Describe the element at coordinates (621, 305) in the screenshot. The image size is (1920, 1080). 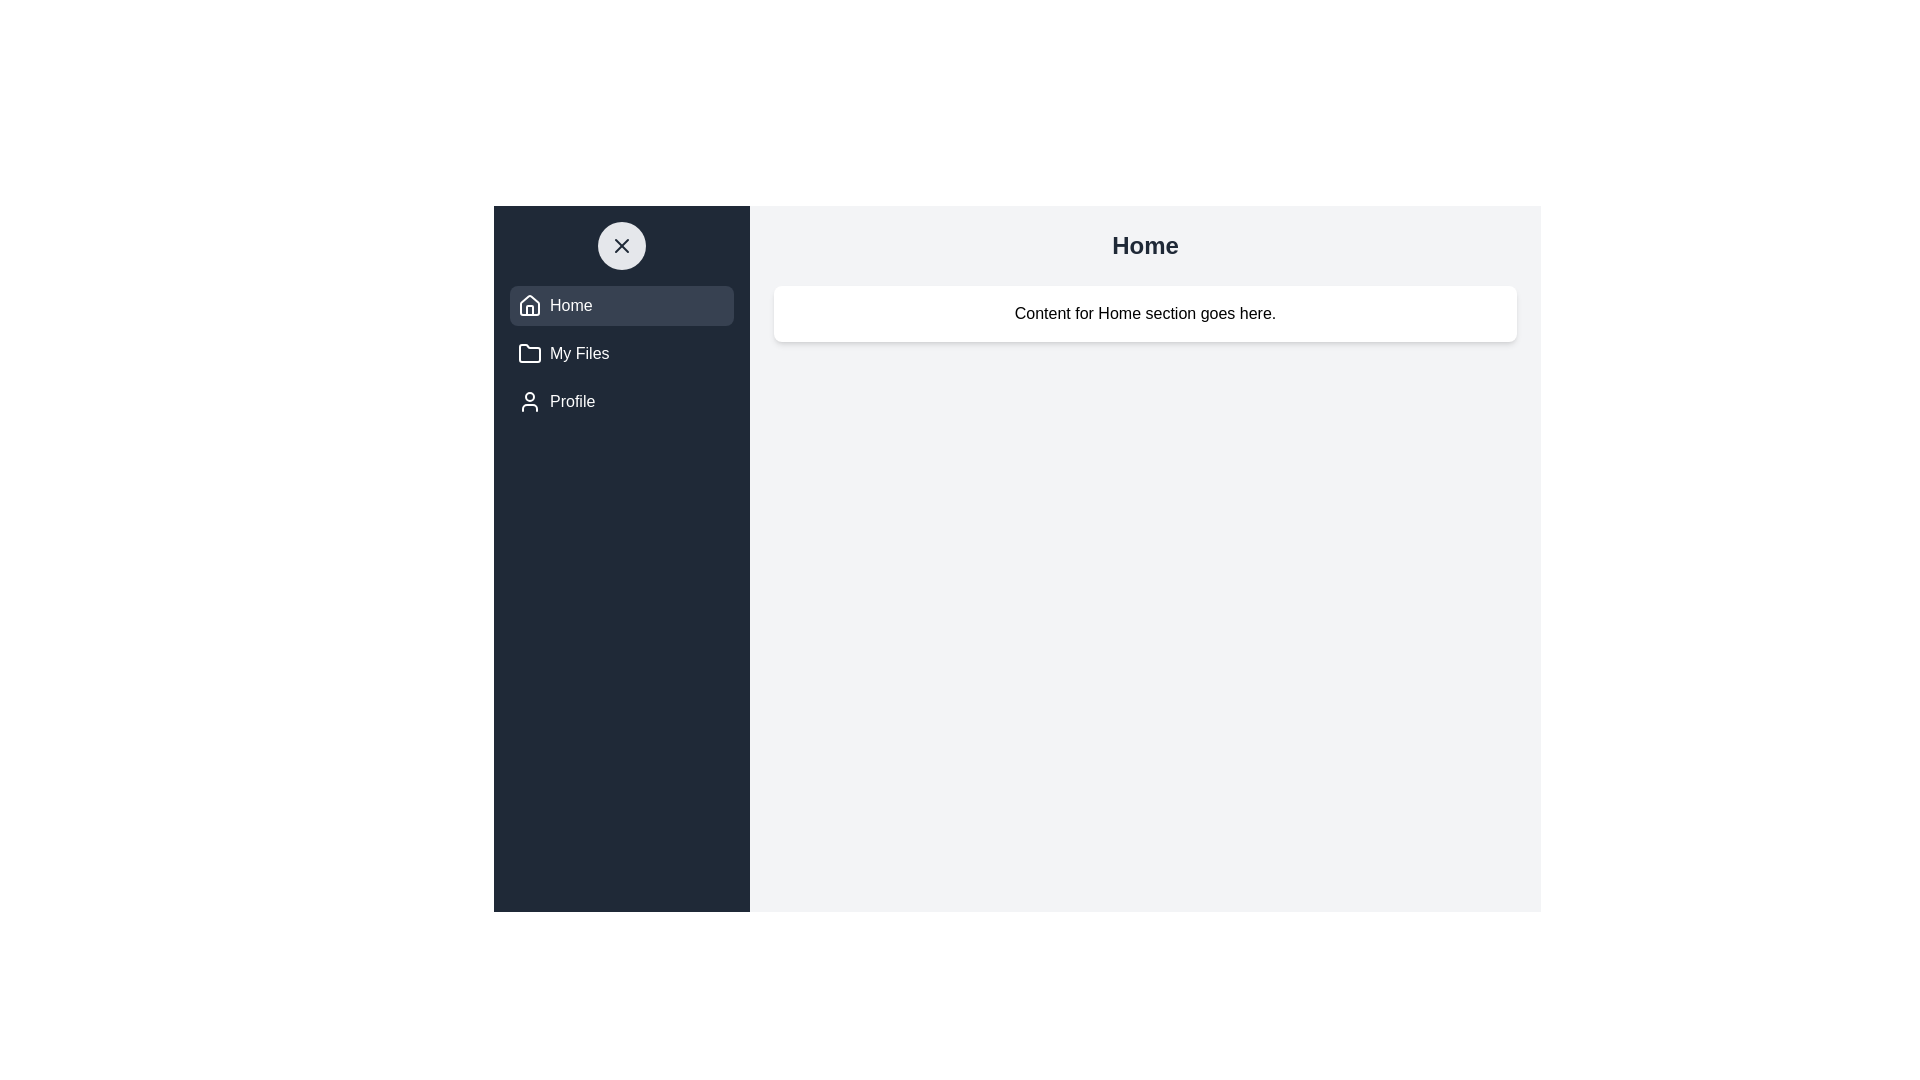
I see `the menu item Home from the drawer menu` at that location.